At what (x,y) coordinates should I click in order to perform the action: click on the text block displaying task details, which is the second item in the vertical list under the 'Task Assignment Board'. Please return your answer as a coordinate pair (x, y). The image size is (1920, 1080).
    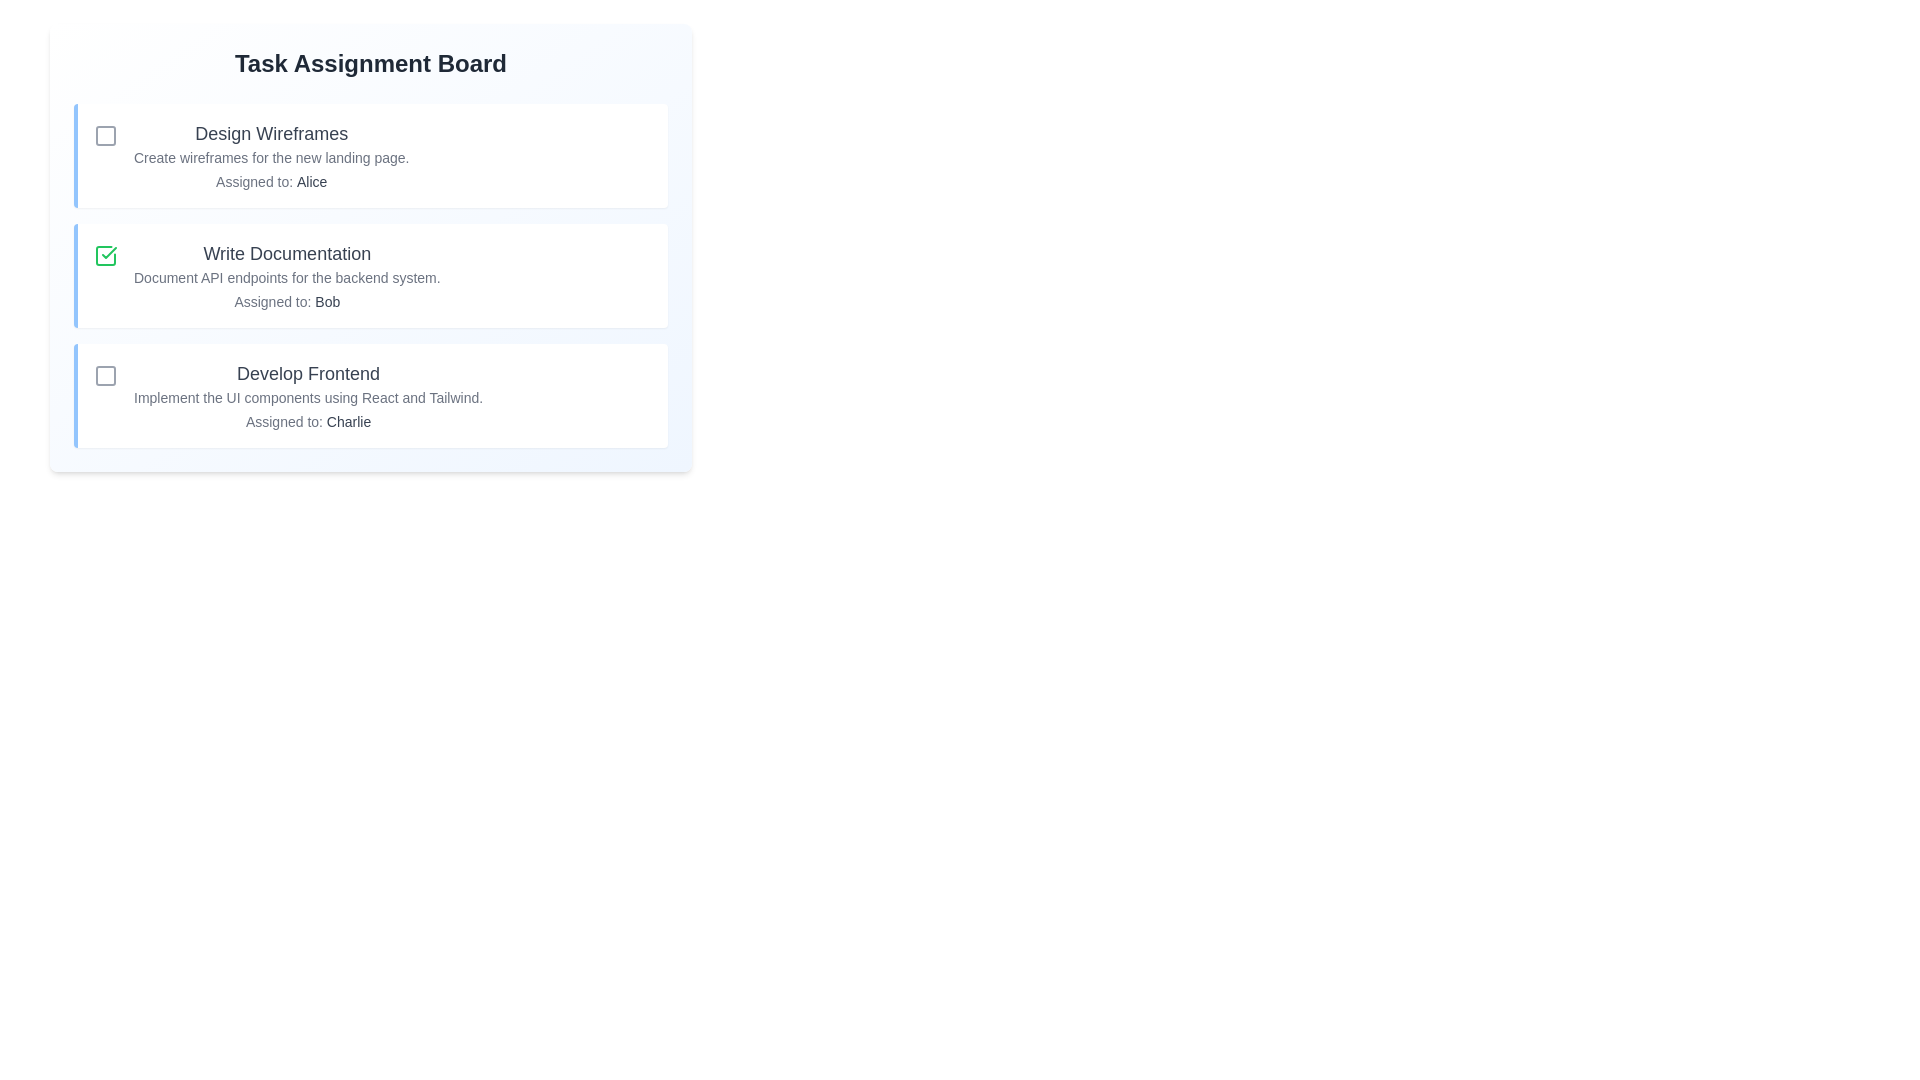
    Looking at the image, I should click on (286, 276).